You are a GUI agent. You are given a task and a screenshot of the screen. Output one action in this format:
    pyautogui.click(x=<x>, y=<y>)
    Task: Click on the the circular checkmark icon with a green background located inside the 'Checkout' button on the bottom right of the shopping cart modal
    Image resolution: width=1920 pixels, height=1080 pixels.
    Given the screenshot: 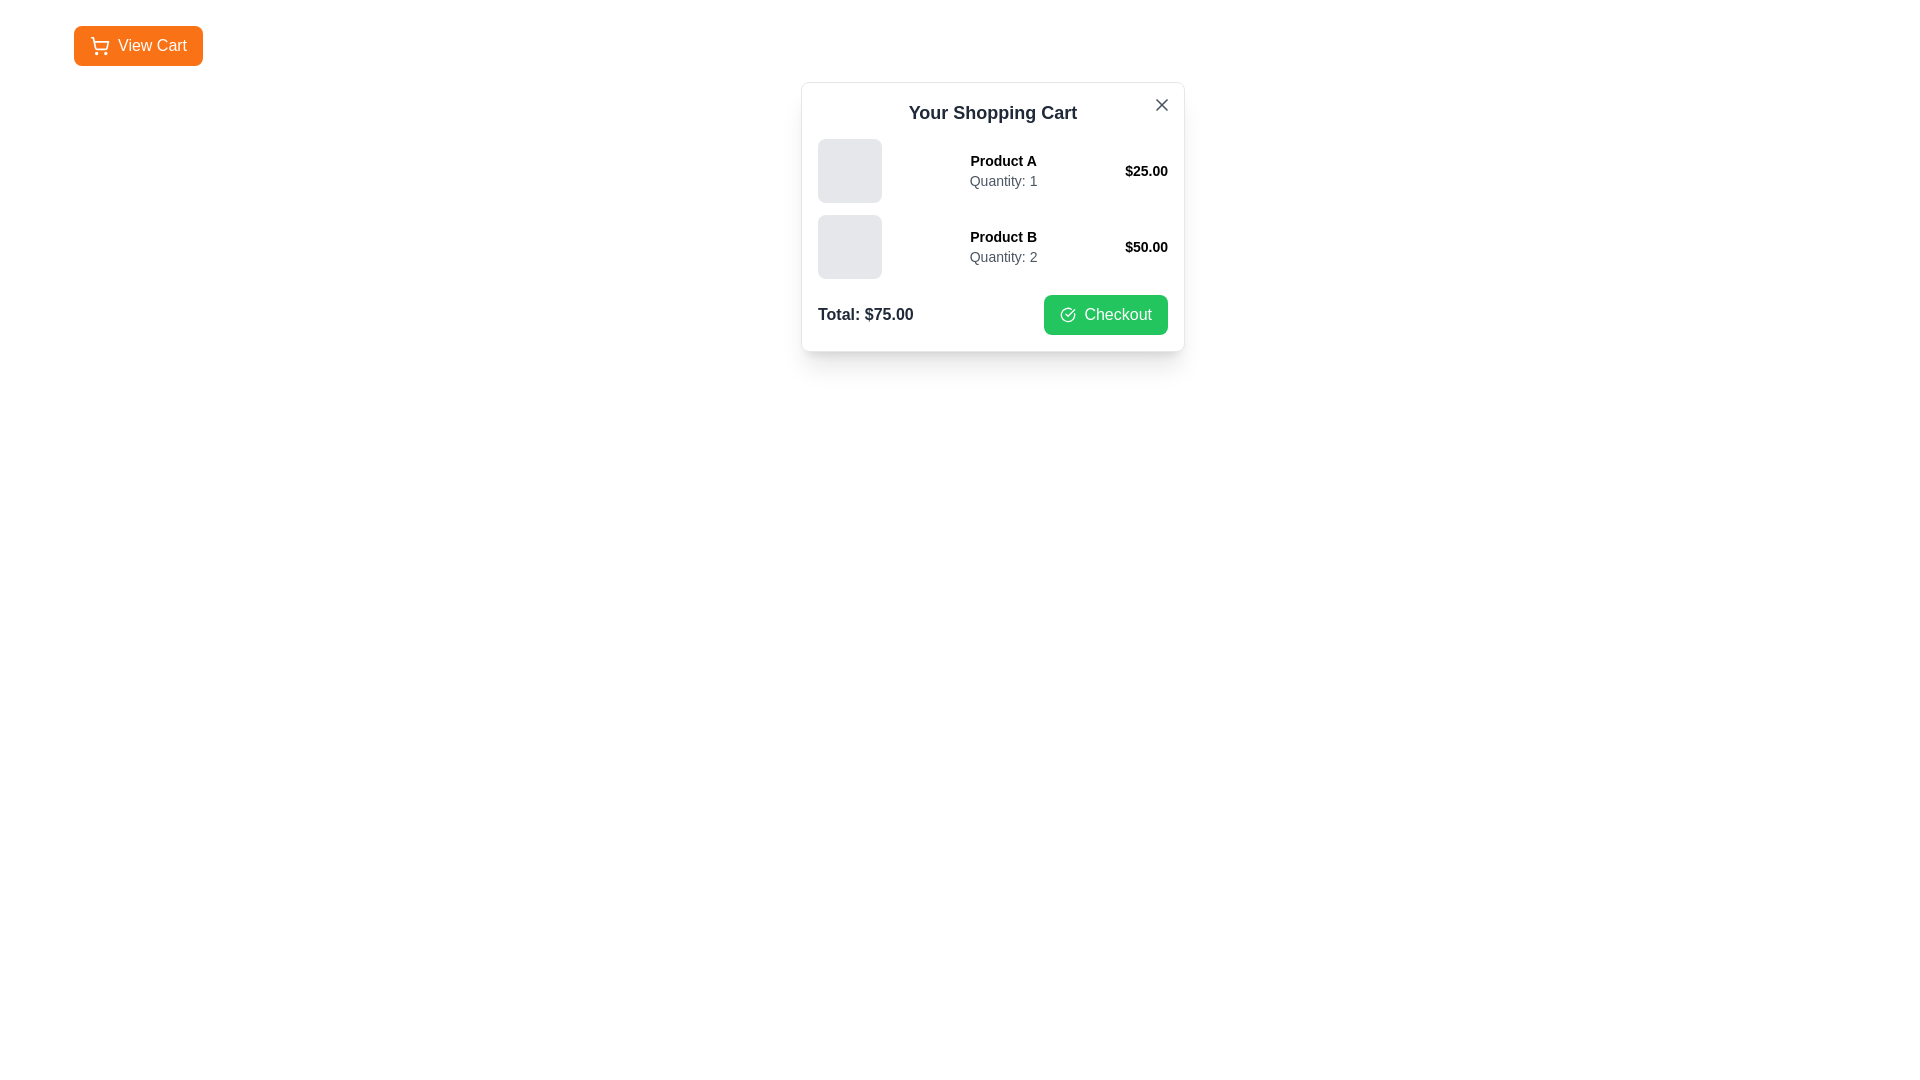 What is the action you would take?
    pyautogui.click(x=1067, y=315)
    